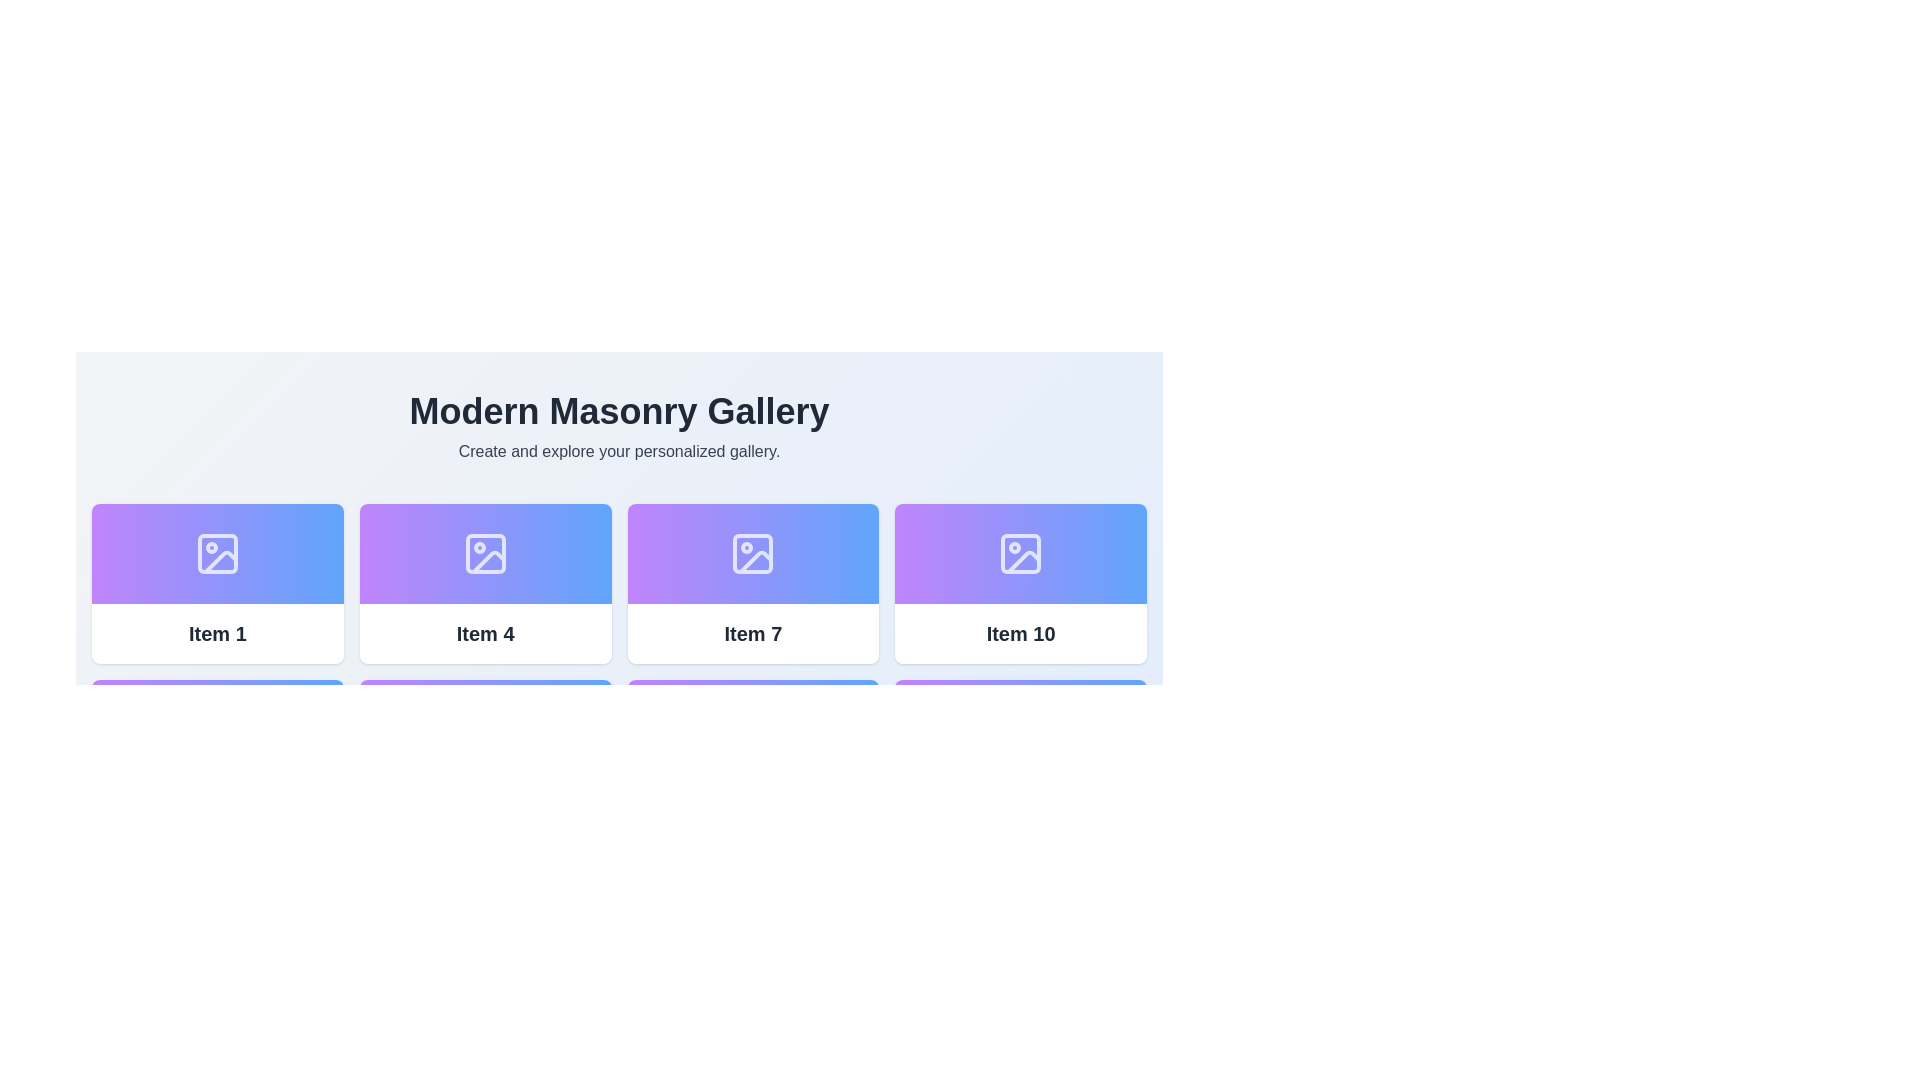 The width and height of the screenshot is (1920, 1080). I want to click on the third item in the third row of the grid layout, which represents a gallery item or categorized element, so click(752, 583).